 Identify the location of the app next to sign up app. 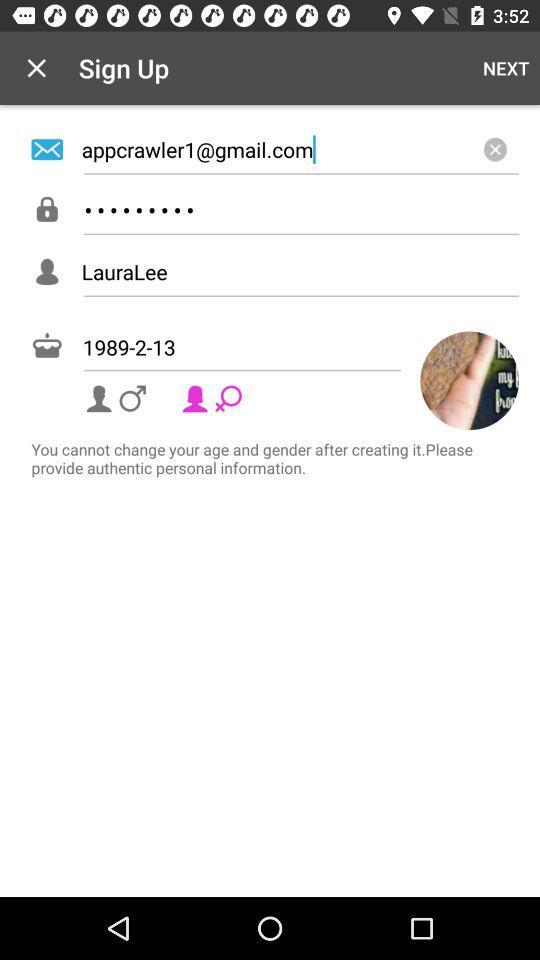
(36, 68).